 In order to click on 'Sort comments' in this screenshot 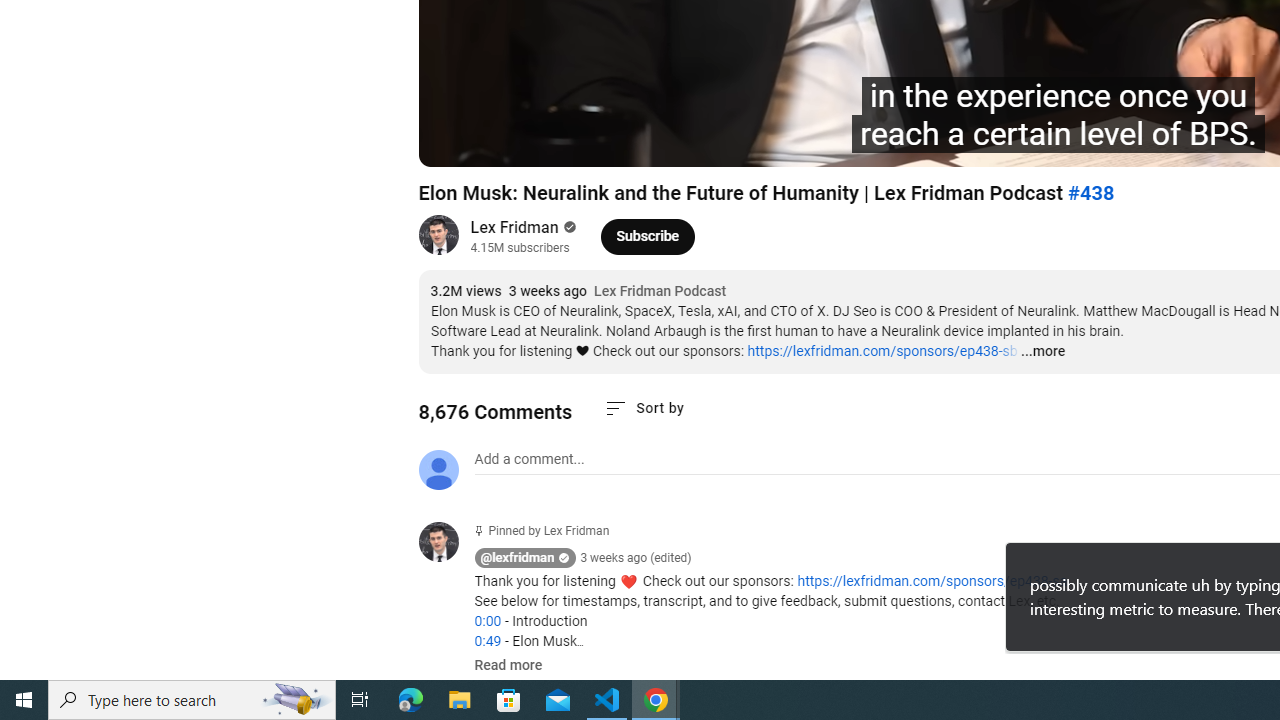, I will do `click(644, 407)`.